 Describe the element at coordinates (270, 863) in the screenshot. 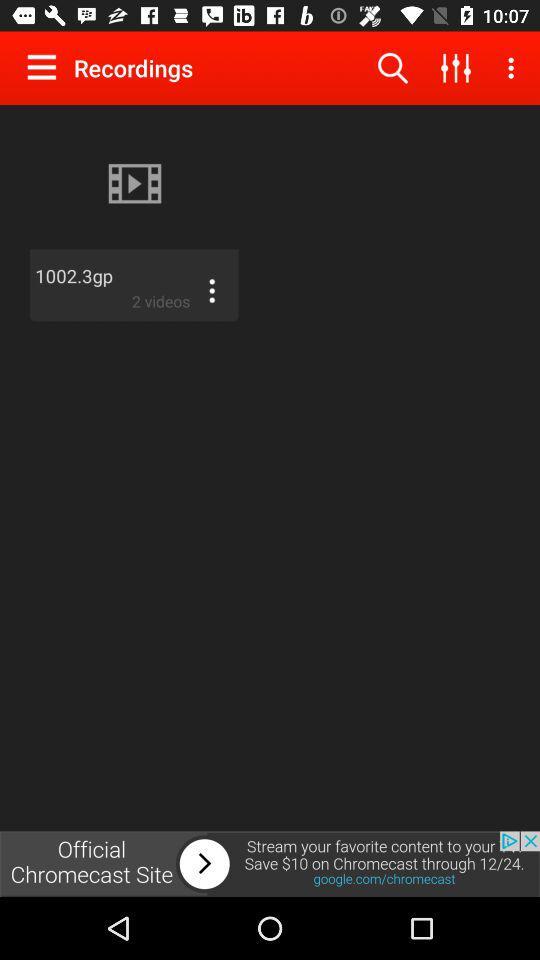

I see `adverts` at that location.